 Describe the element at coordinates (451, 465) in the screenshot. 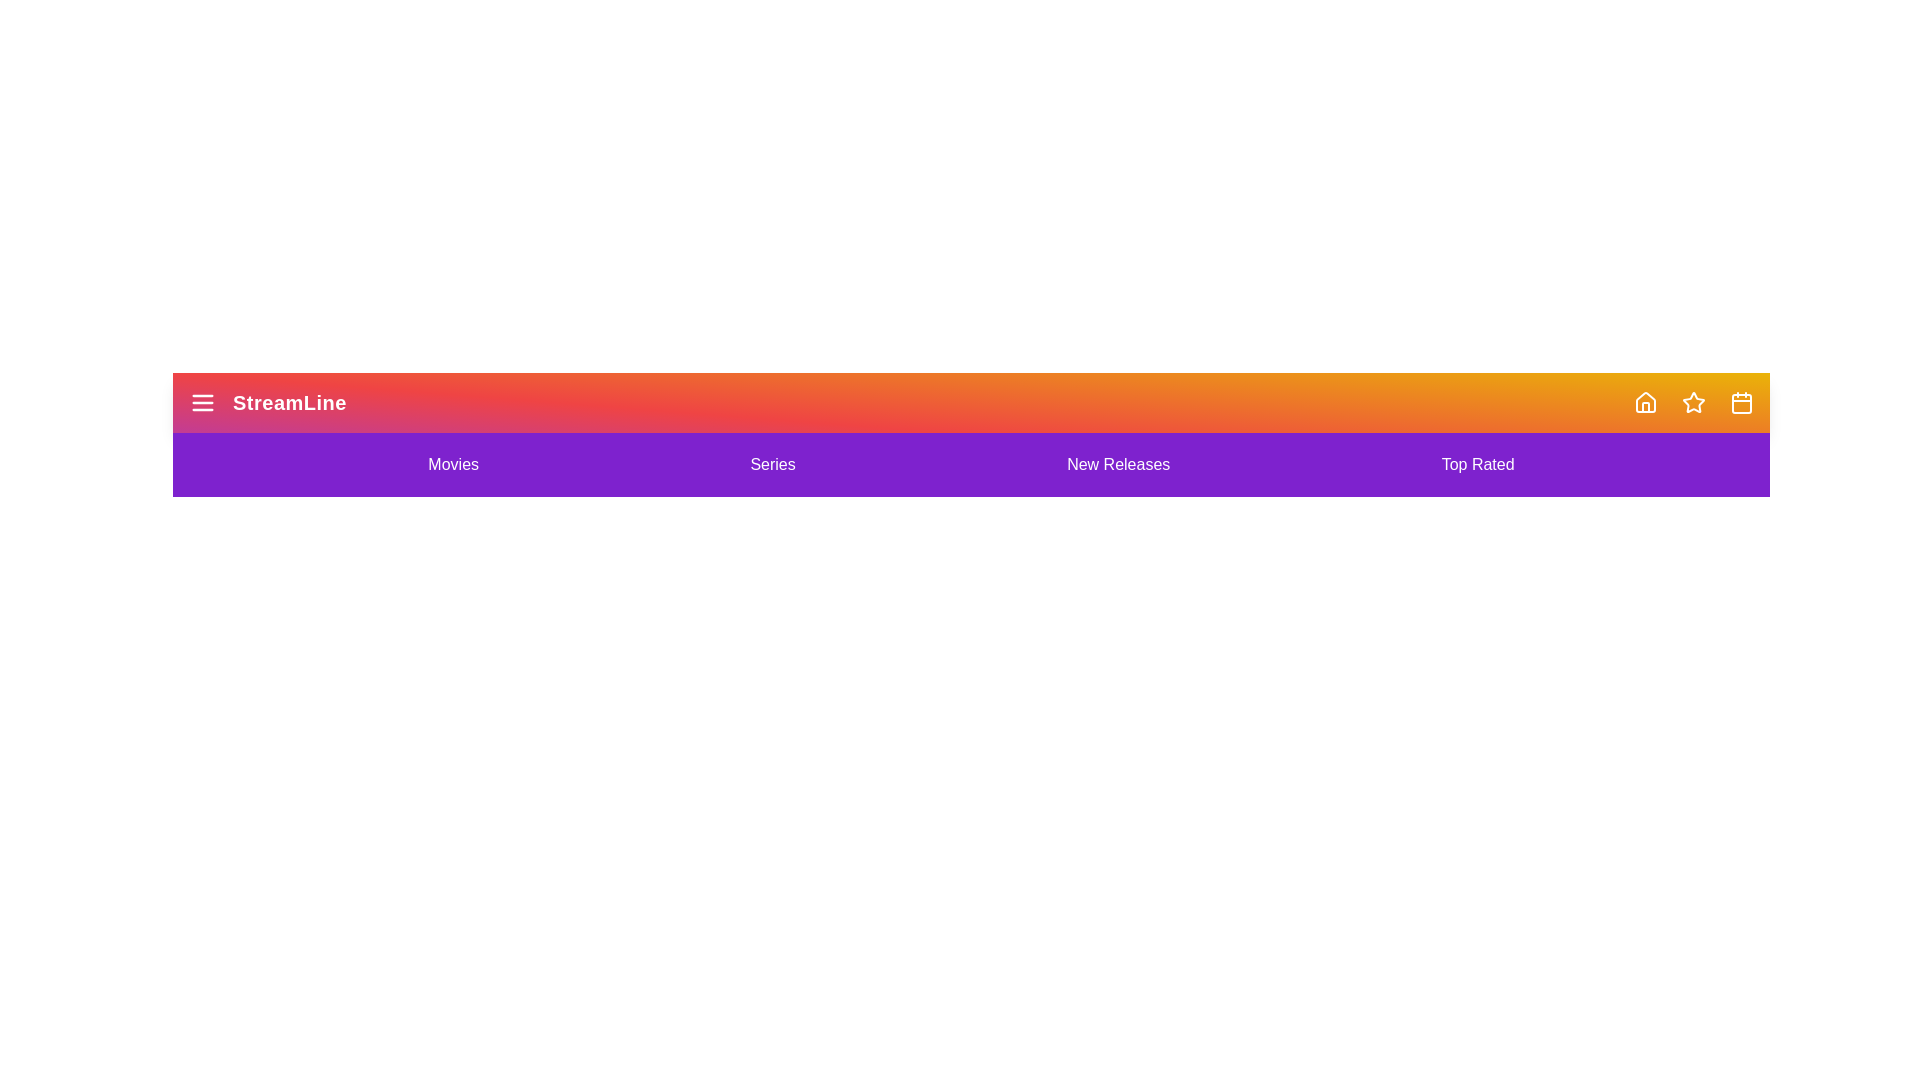

I see `the Movies navigation link` at that location.